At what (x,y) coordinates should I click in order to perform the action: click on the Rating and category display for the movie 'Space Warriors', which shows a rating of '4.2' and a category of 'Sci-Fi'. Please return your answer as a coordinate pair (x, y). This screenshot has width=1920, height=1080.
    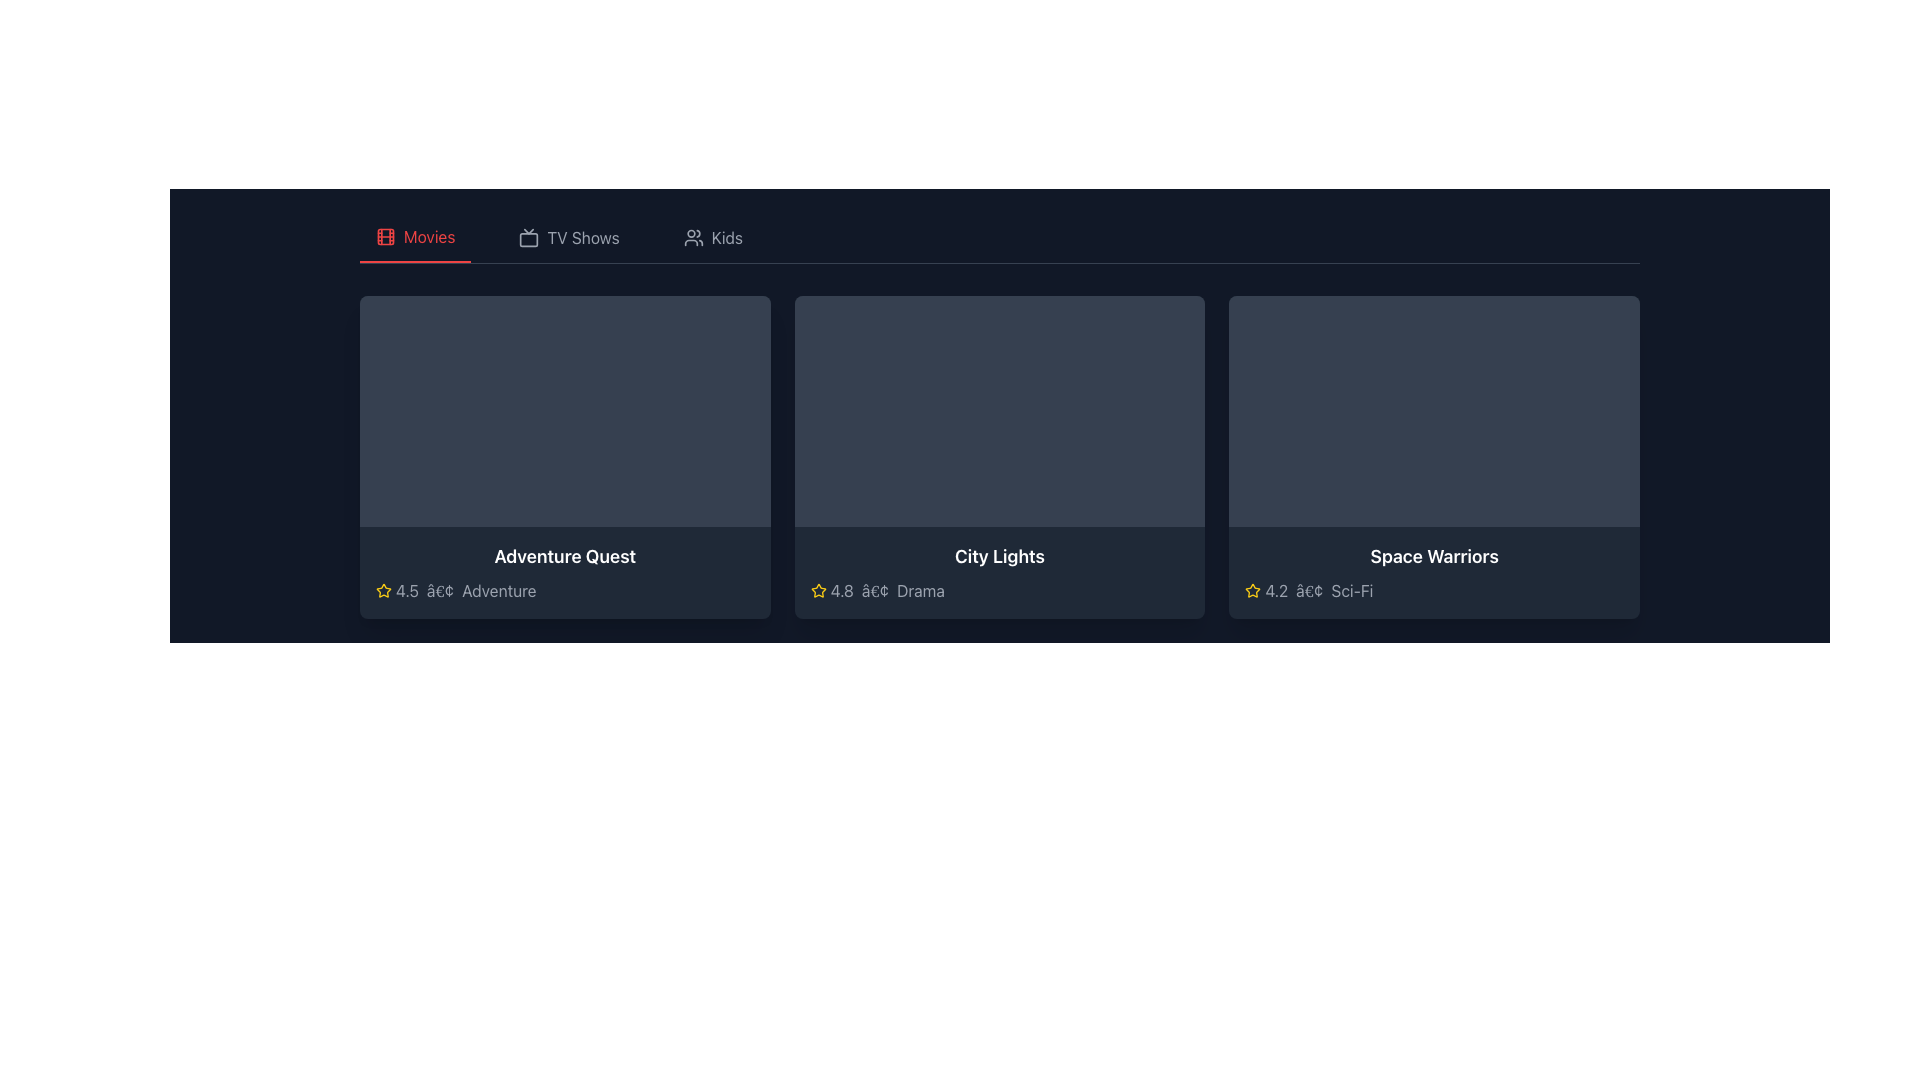
    Looking at the image, I should click on (1433, 589).